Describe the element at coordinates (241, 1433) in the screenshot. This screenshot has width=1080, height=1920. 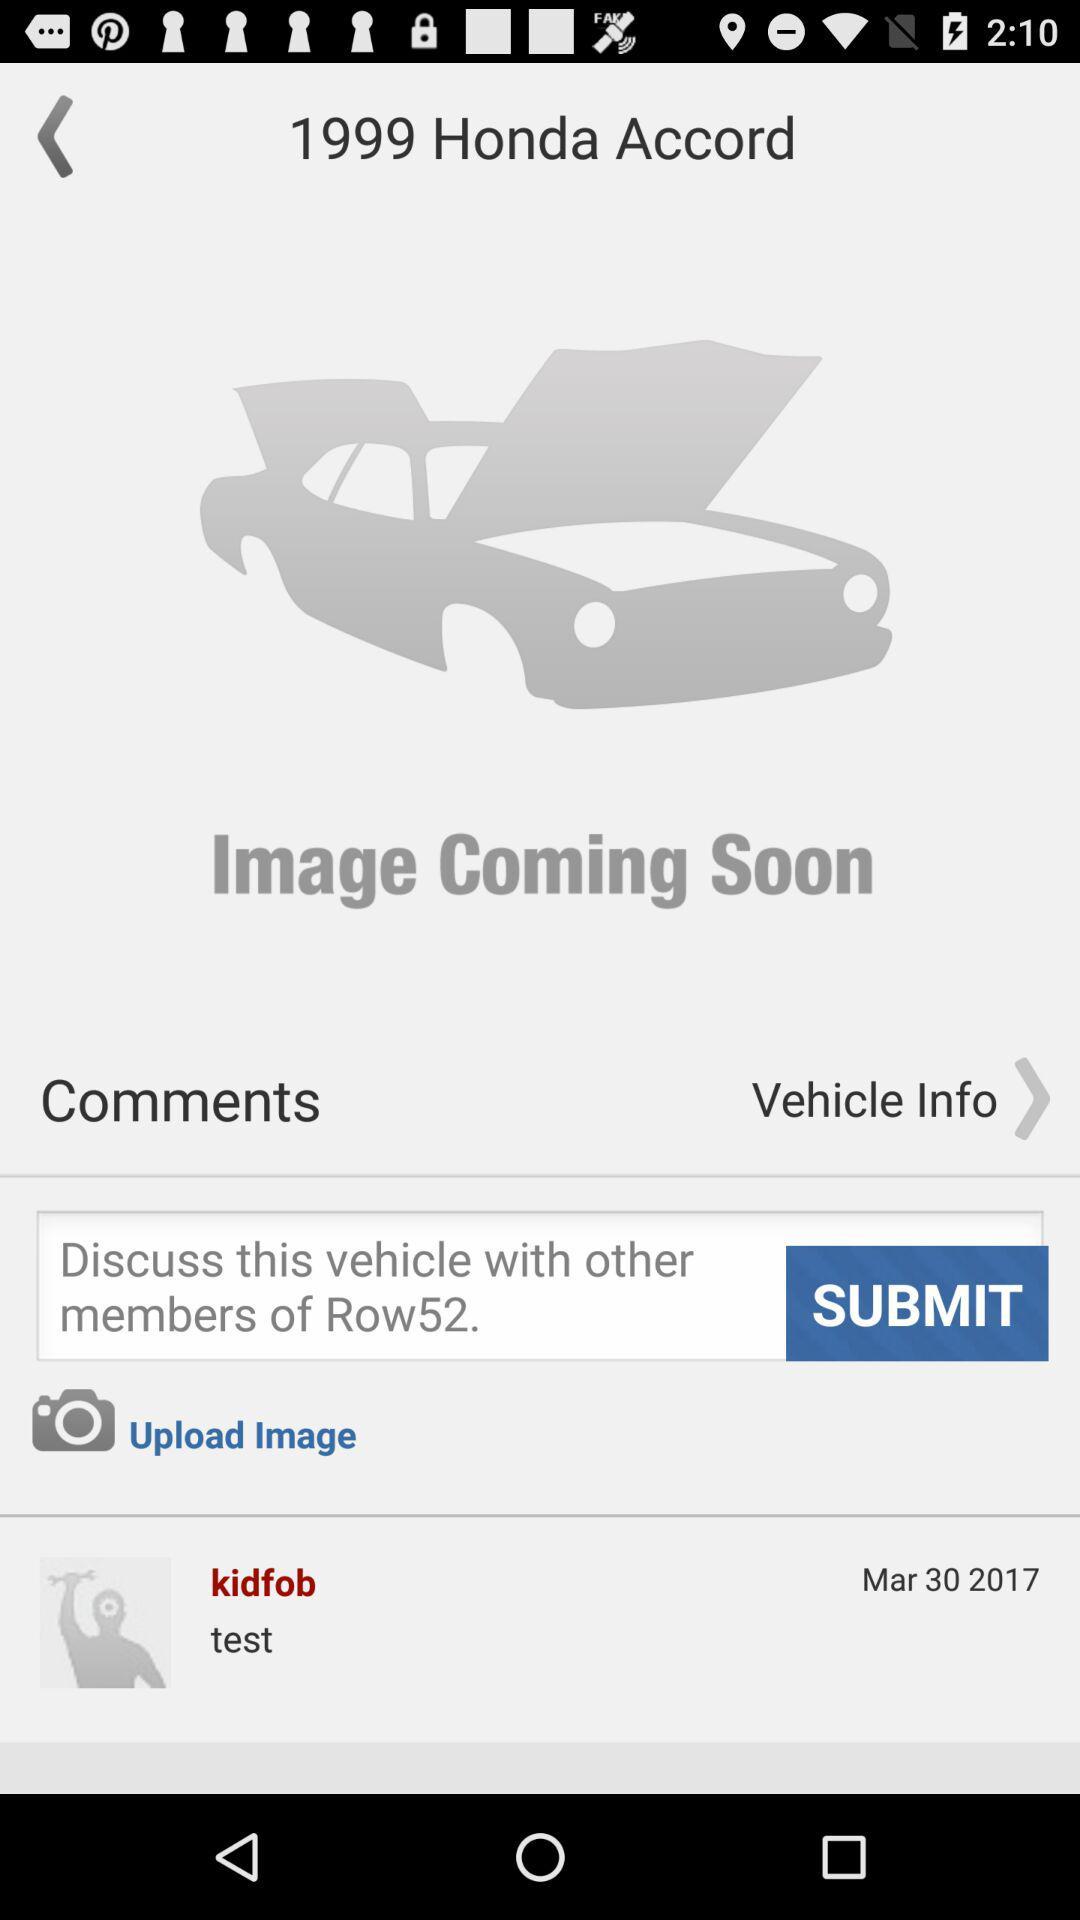
I see `the upload image app` at that location.